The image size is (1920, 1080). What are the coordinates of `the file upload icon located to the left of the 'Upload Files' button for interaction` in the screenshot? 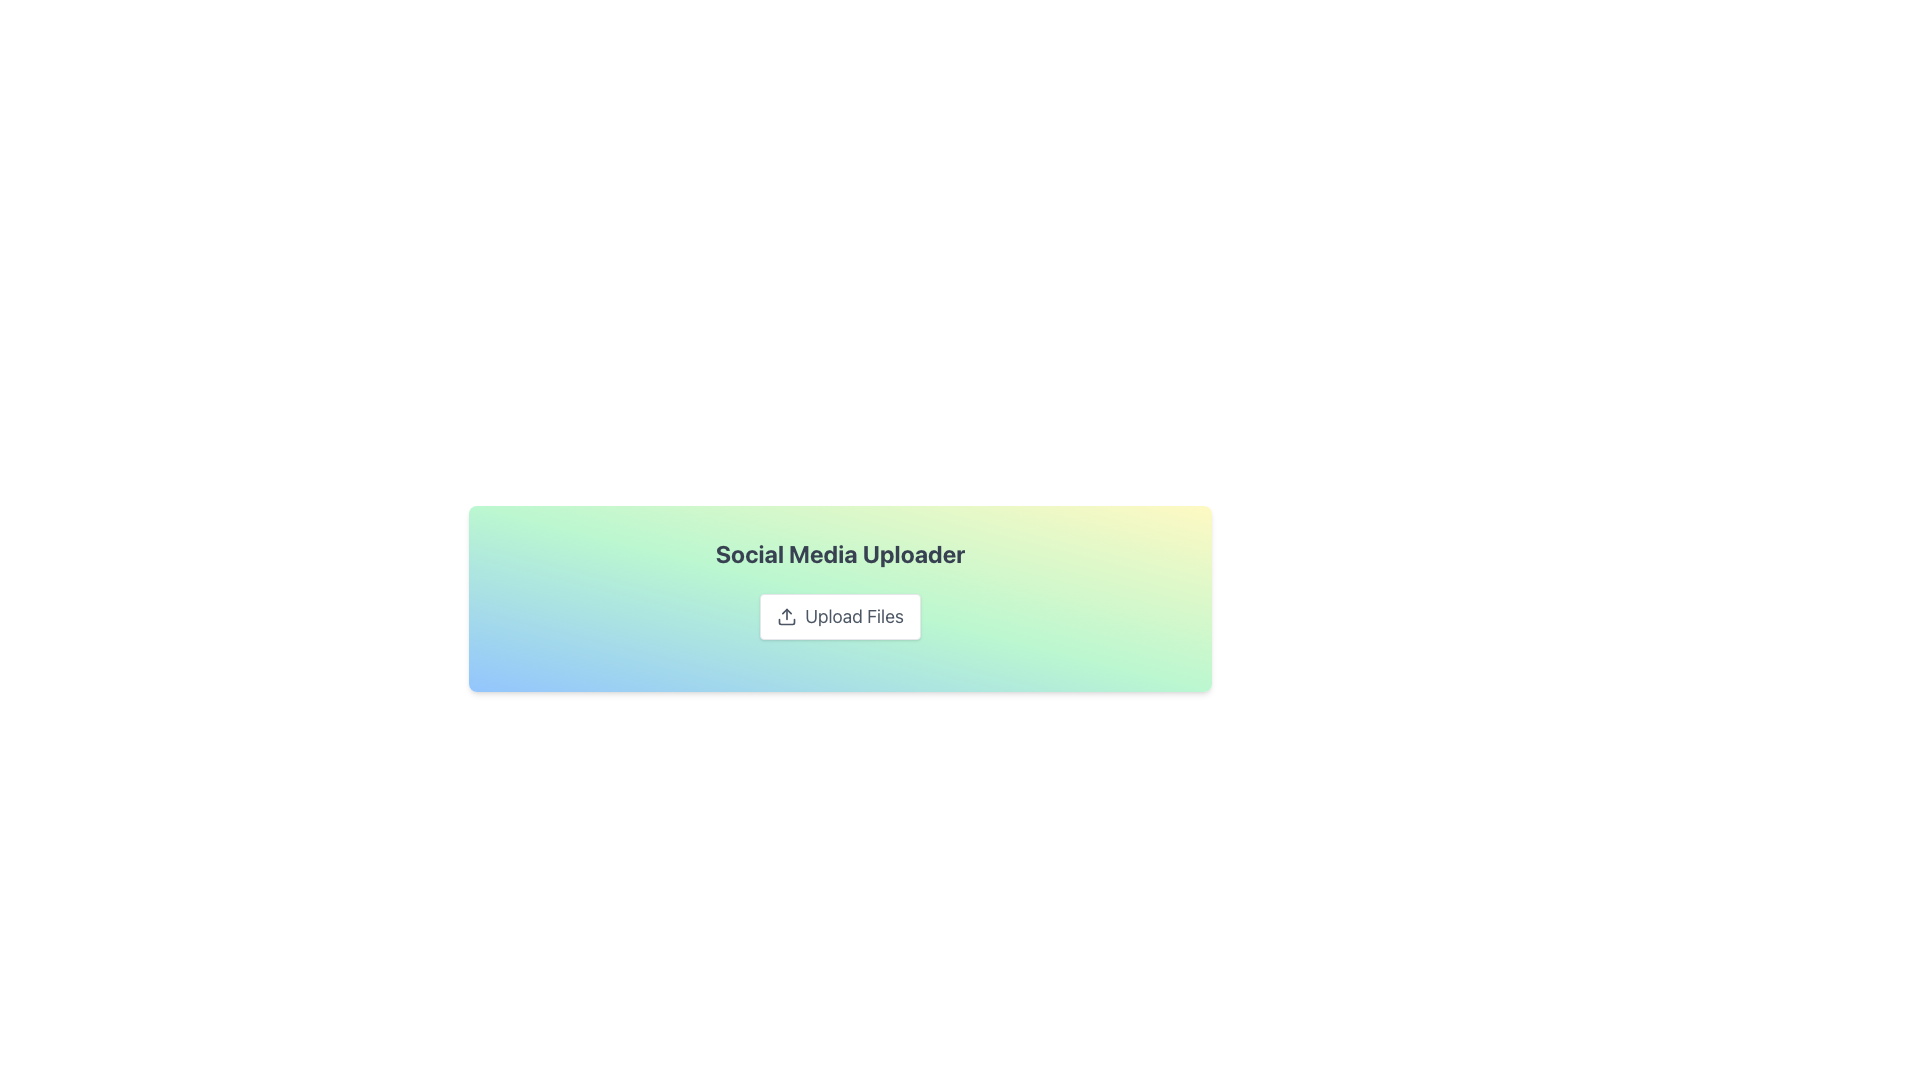 It's located at (786, 616).